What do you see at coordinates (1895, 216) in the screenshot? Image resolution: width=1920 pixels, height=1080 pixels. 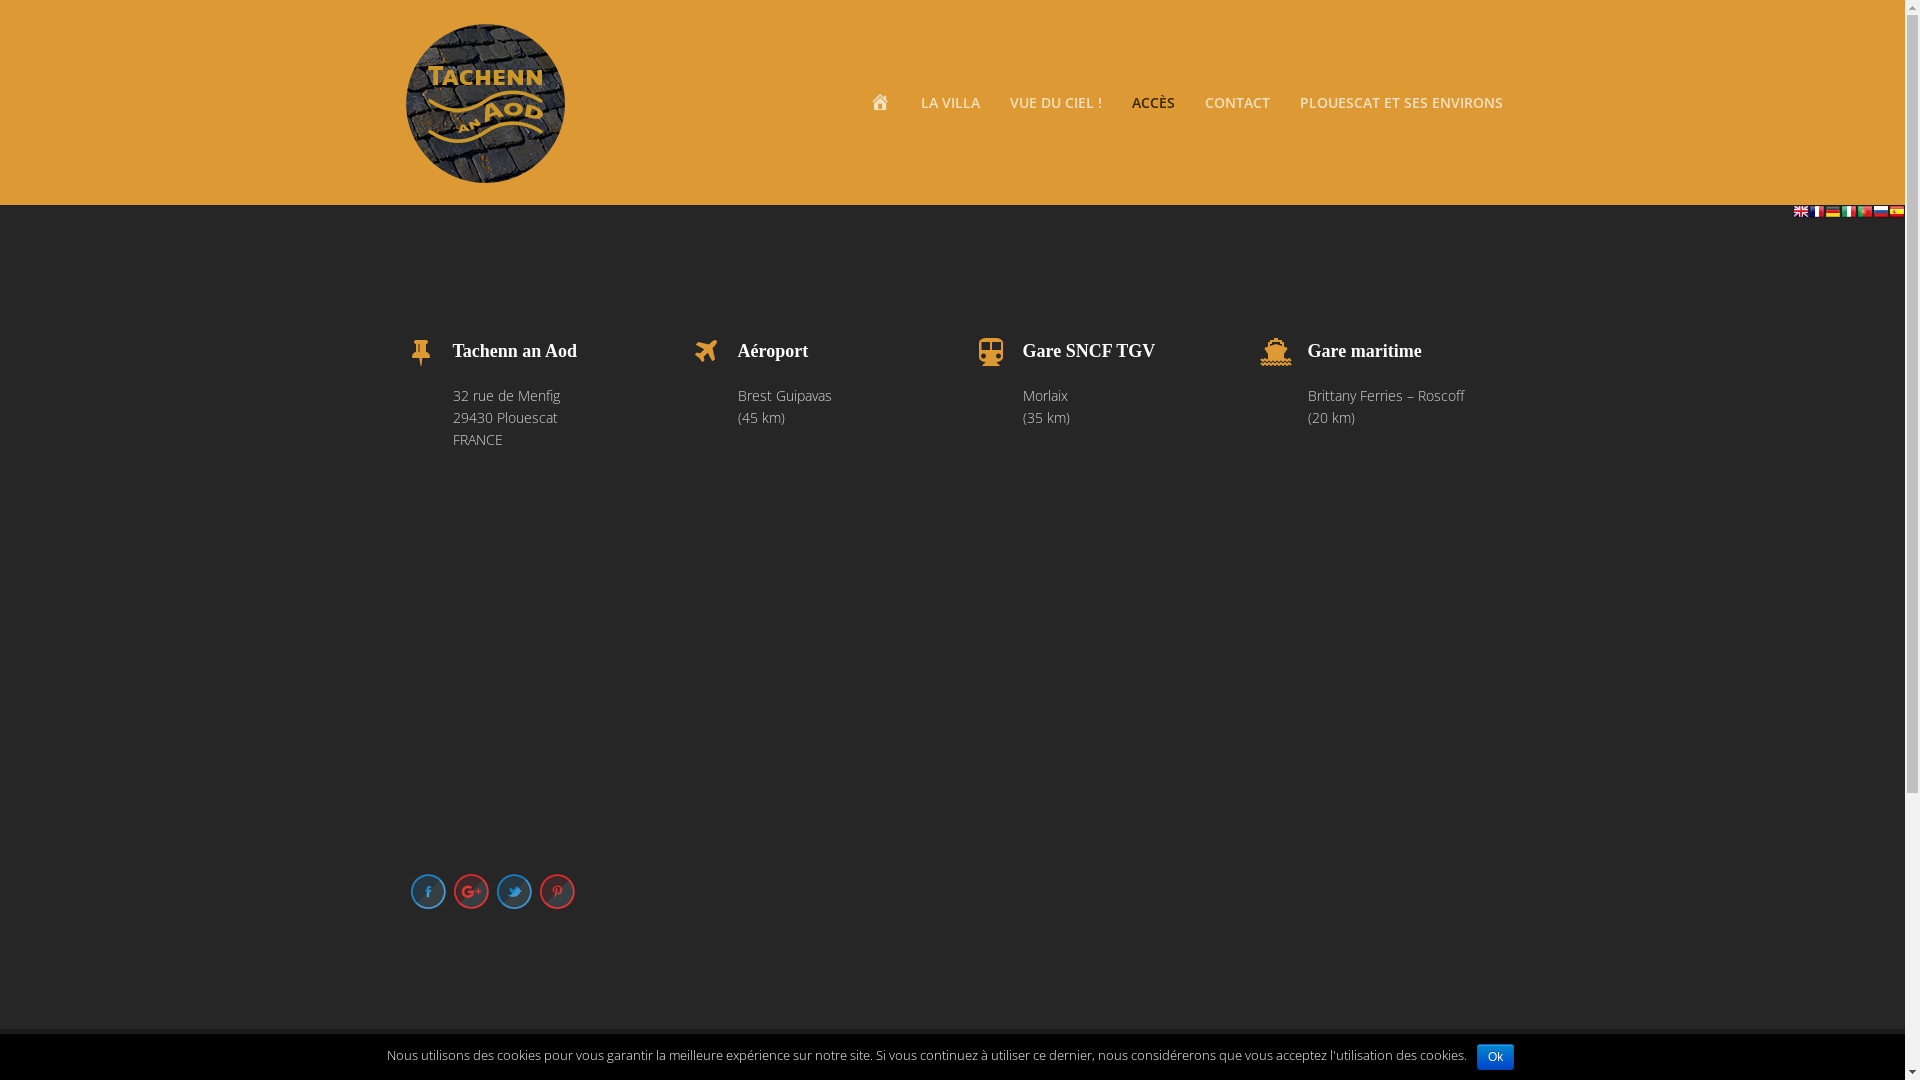 I see `'Spanish'` at bounding box center [1895, 216].